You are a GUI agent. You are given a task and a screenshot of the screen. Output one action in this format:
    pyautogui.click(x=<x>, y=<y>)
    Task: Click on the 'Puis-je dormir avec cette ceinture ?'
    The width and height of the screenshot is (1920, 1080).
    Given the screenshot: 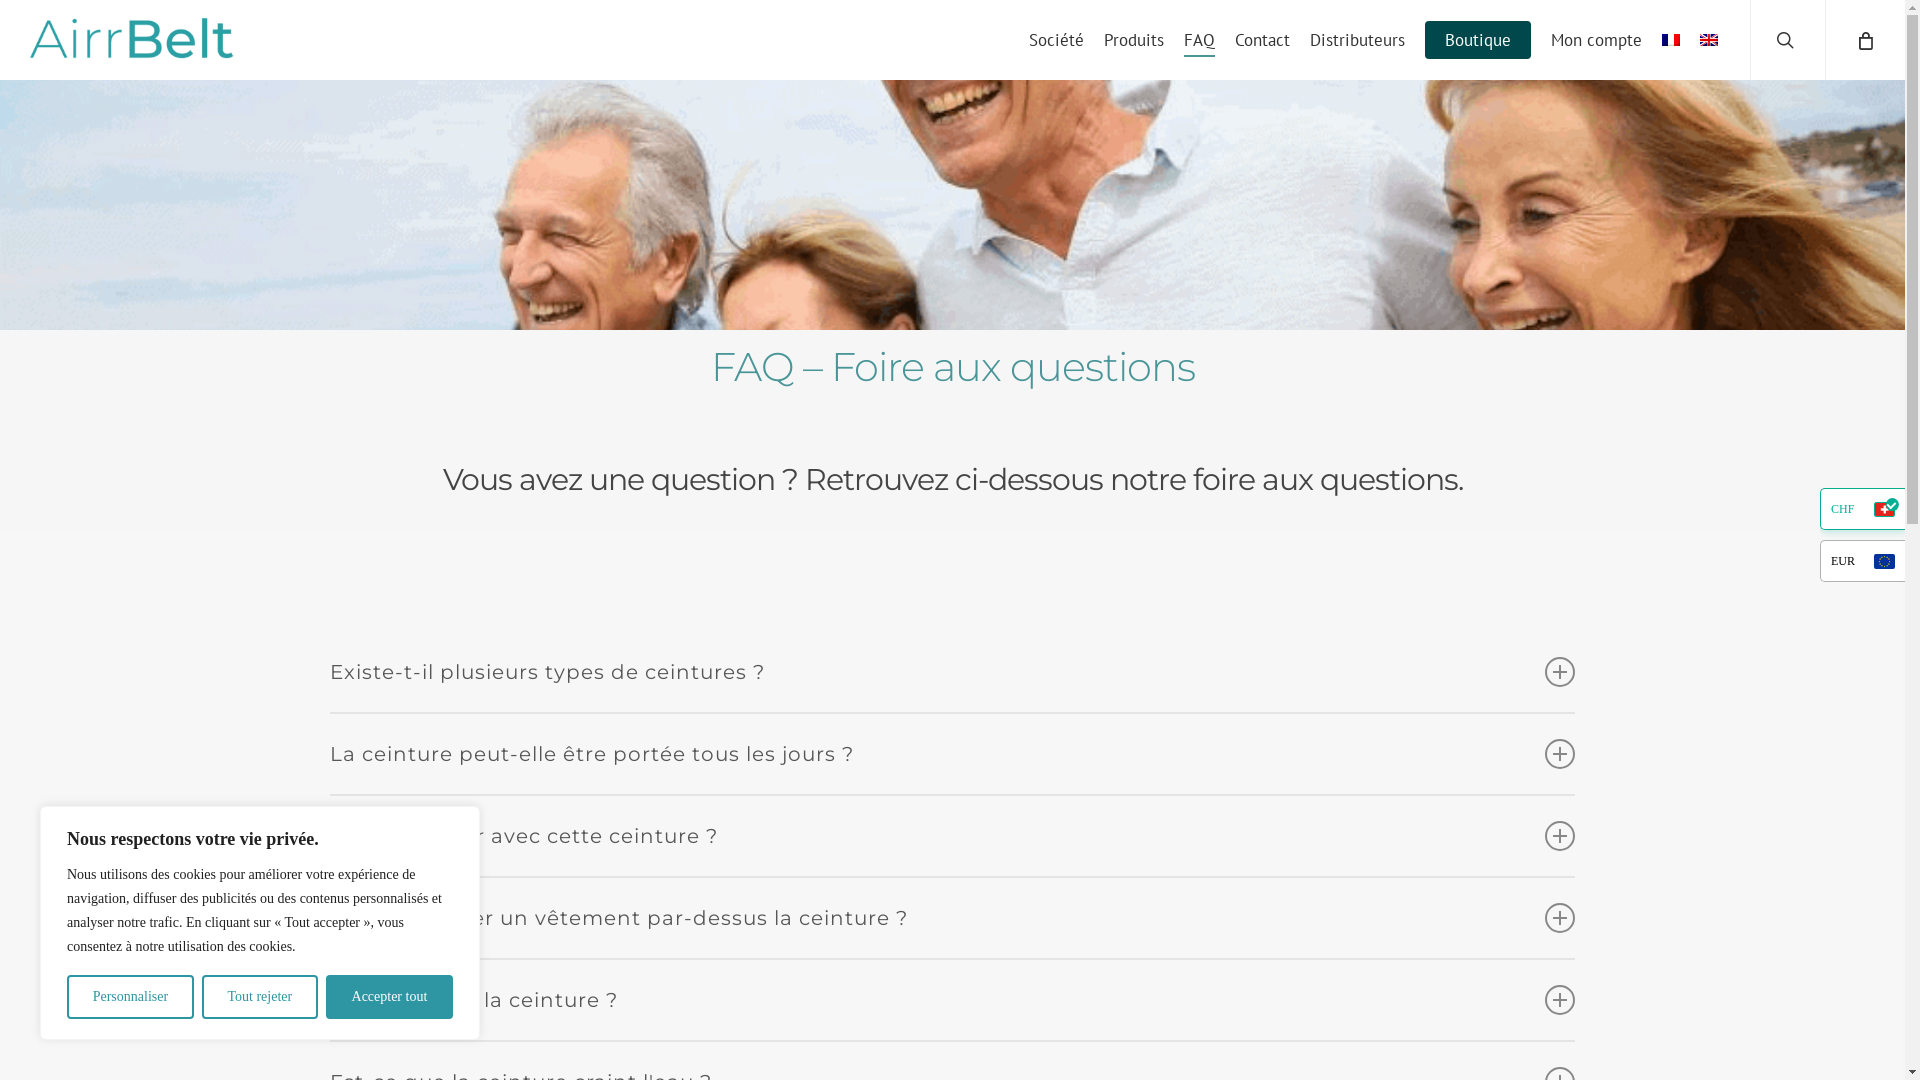 What is the action you would take?
    pyautogui.click(x=951, y=836)
    